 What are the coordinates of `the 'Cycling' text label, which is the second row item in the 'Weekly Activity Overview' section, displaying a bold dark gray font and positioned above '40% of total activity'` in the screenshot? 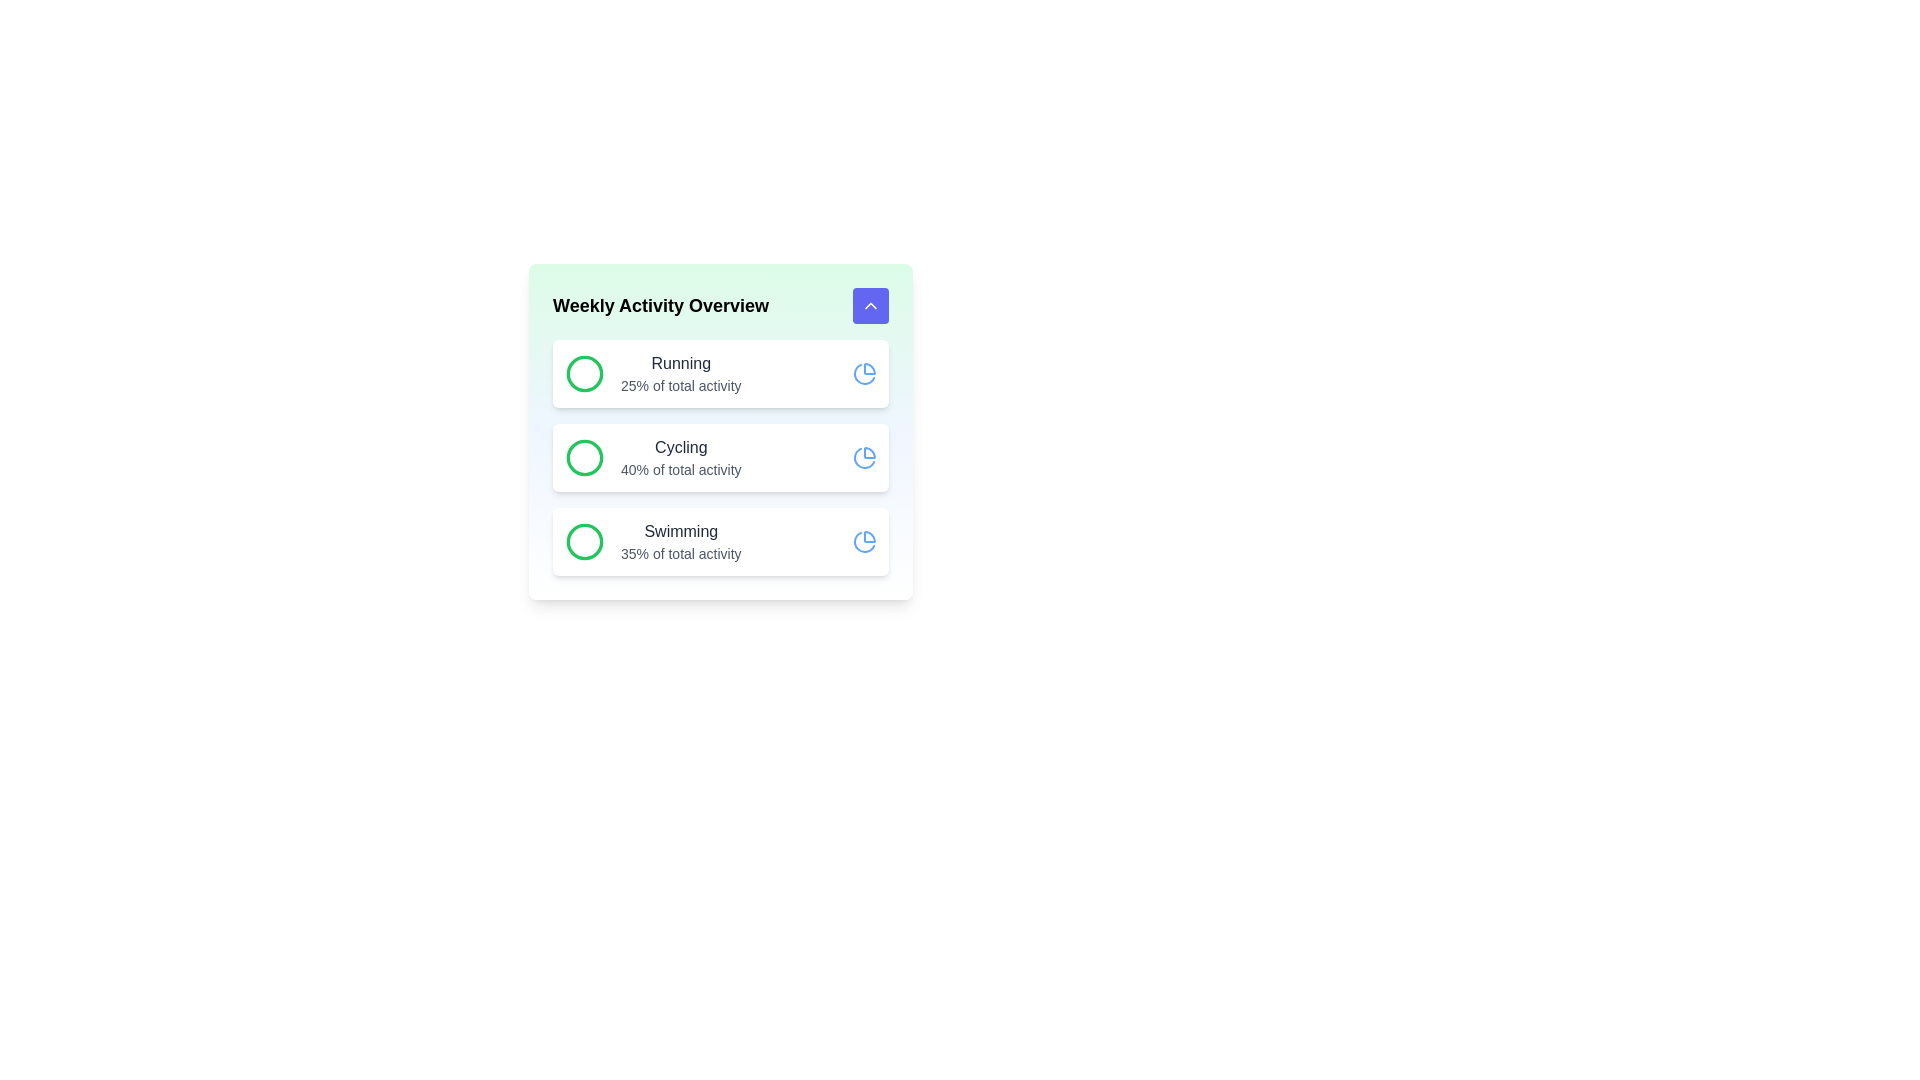 It's located at (681, 446).